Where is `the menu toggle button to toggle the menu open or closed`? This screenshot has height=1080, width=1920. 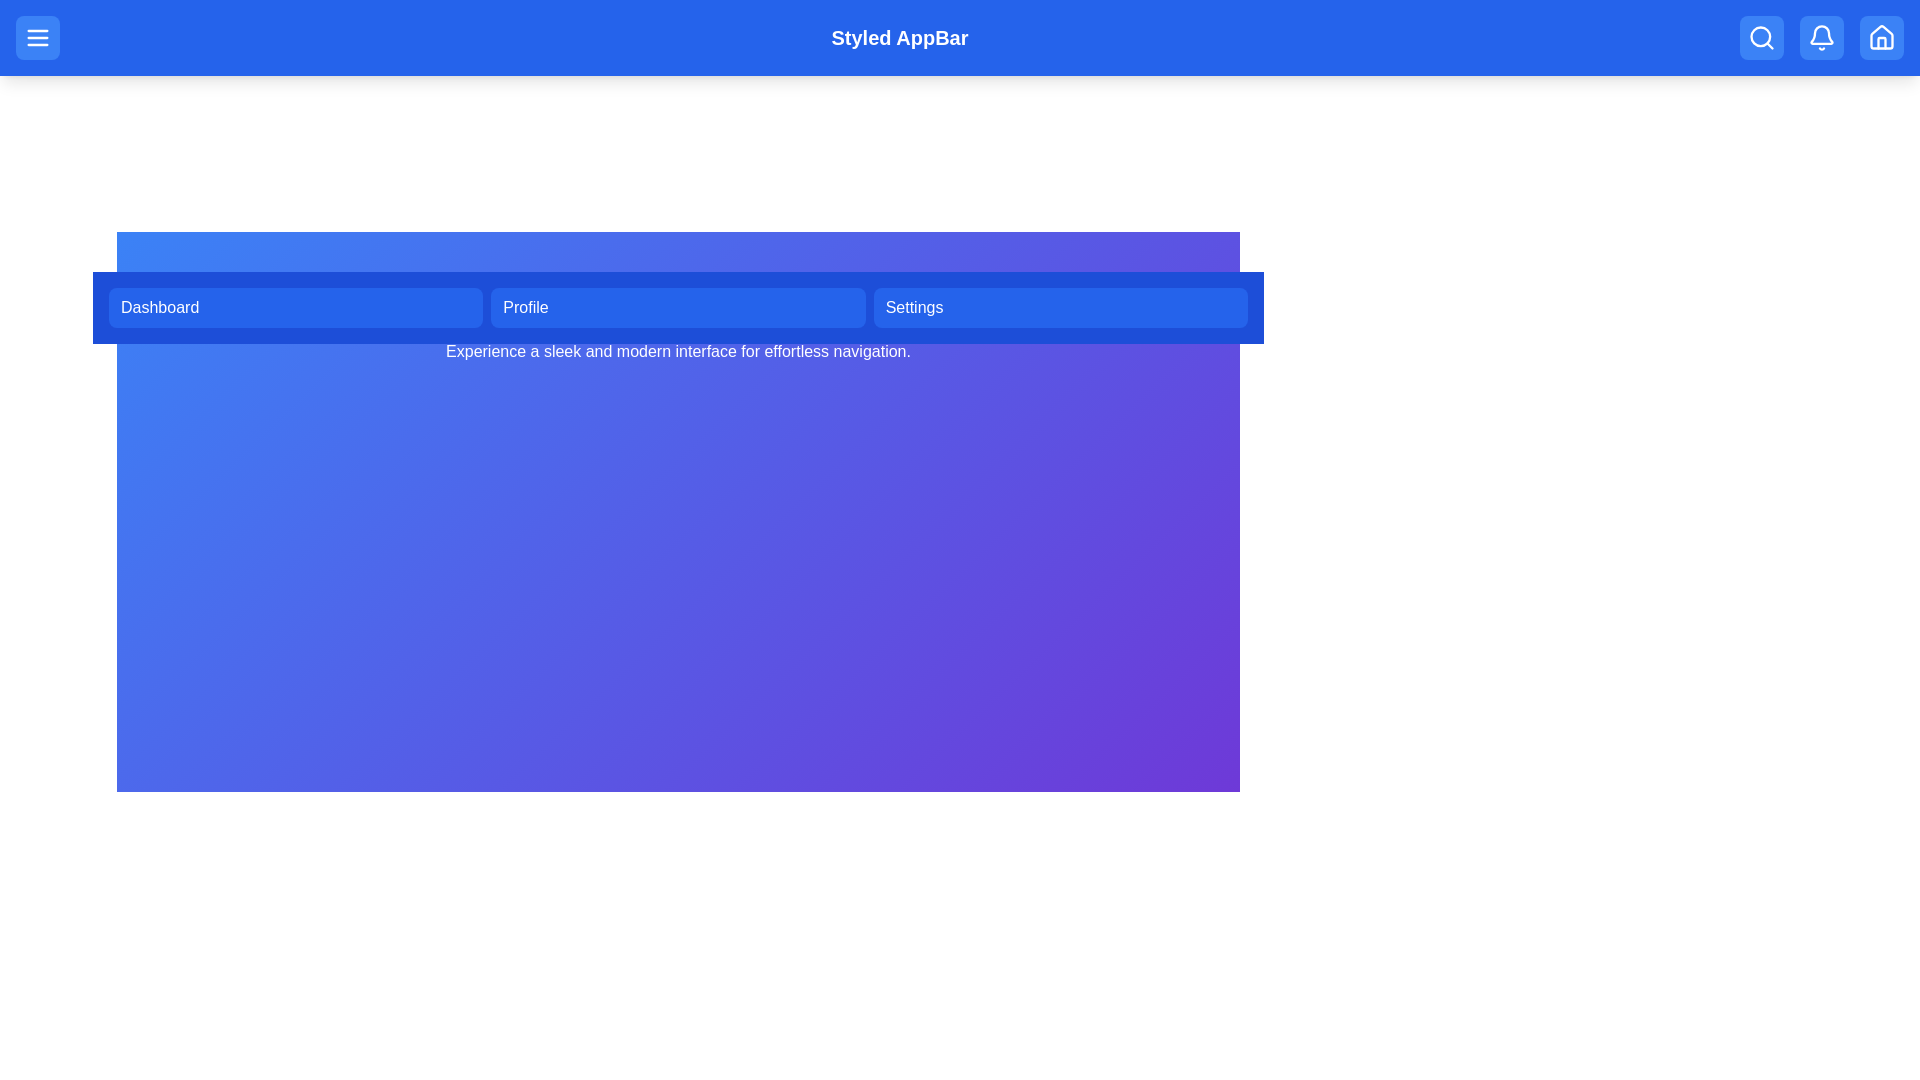 the menu toggle button to toggle the menu open or closed is located at coordinates (38, 38).